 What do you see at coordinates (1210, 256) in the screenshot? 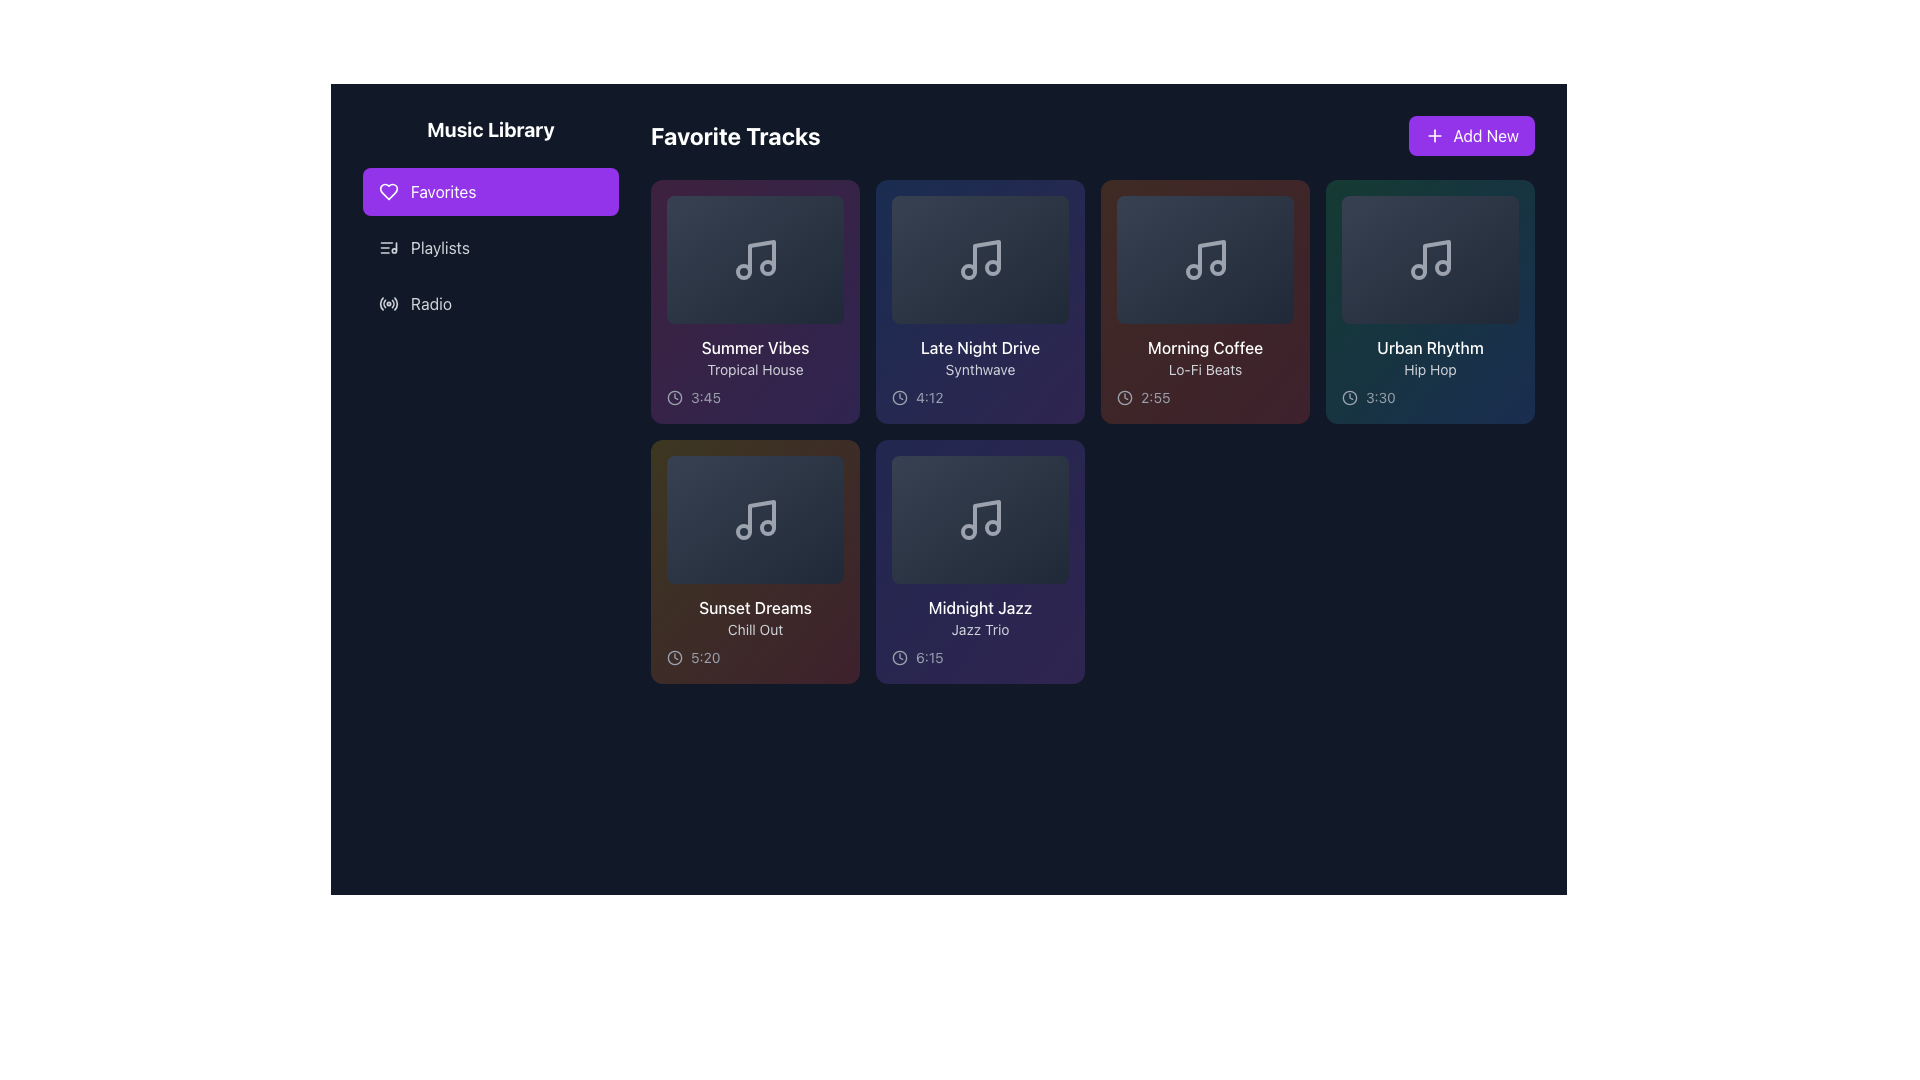
I see `the graphical music note icon represented in a minimalist design, which is part of an SVG element centered around the title 'Morning Coffee'` at bounding box center [1210, 256].